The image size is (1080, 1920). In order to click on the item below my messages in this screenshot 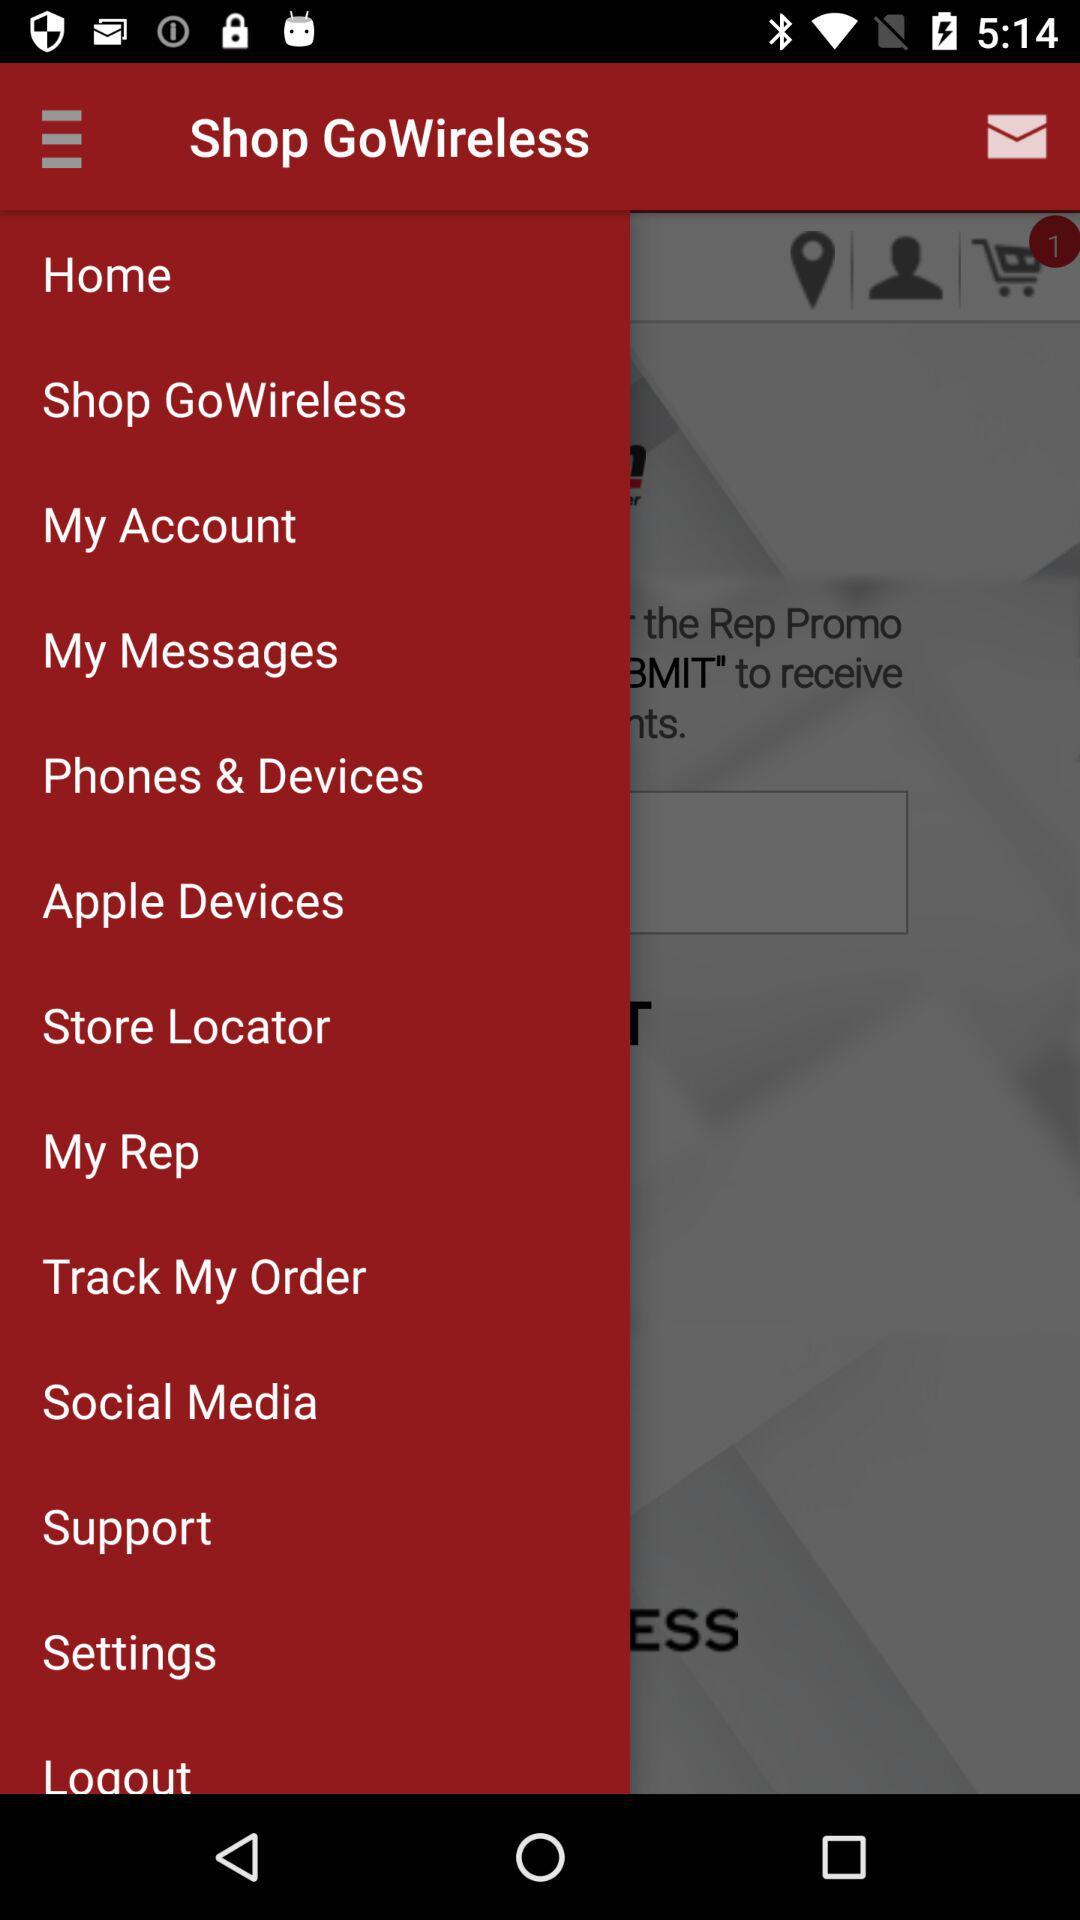, I will do `click(315, 772)`.